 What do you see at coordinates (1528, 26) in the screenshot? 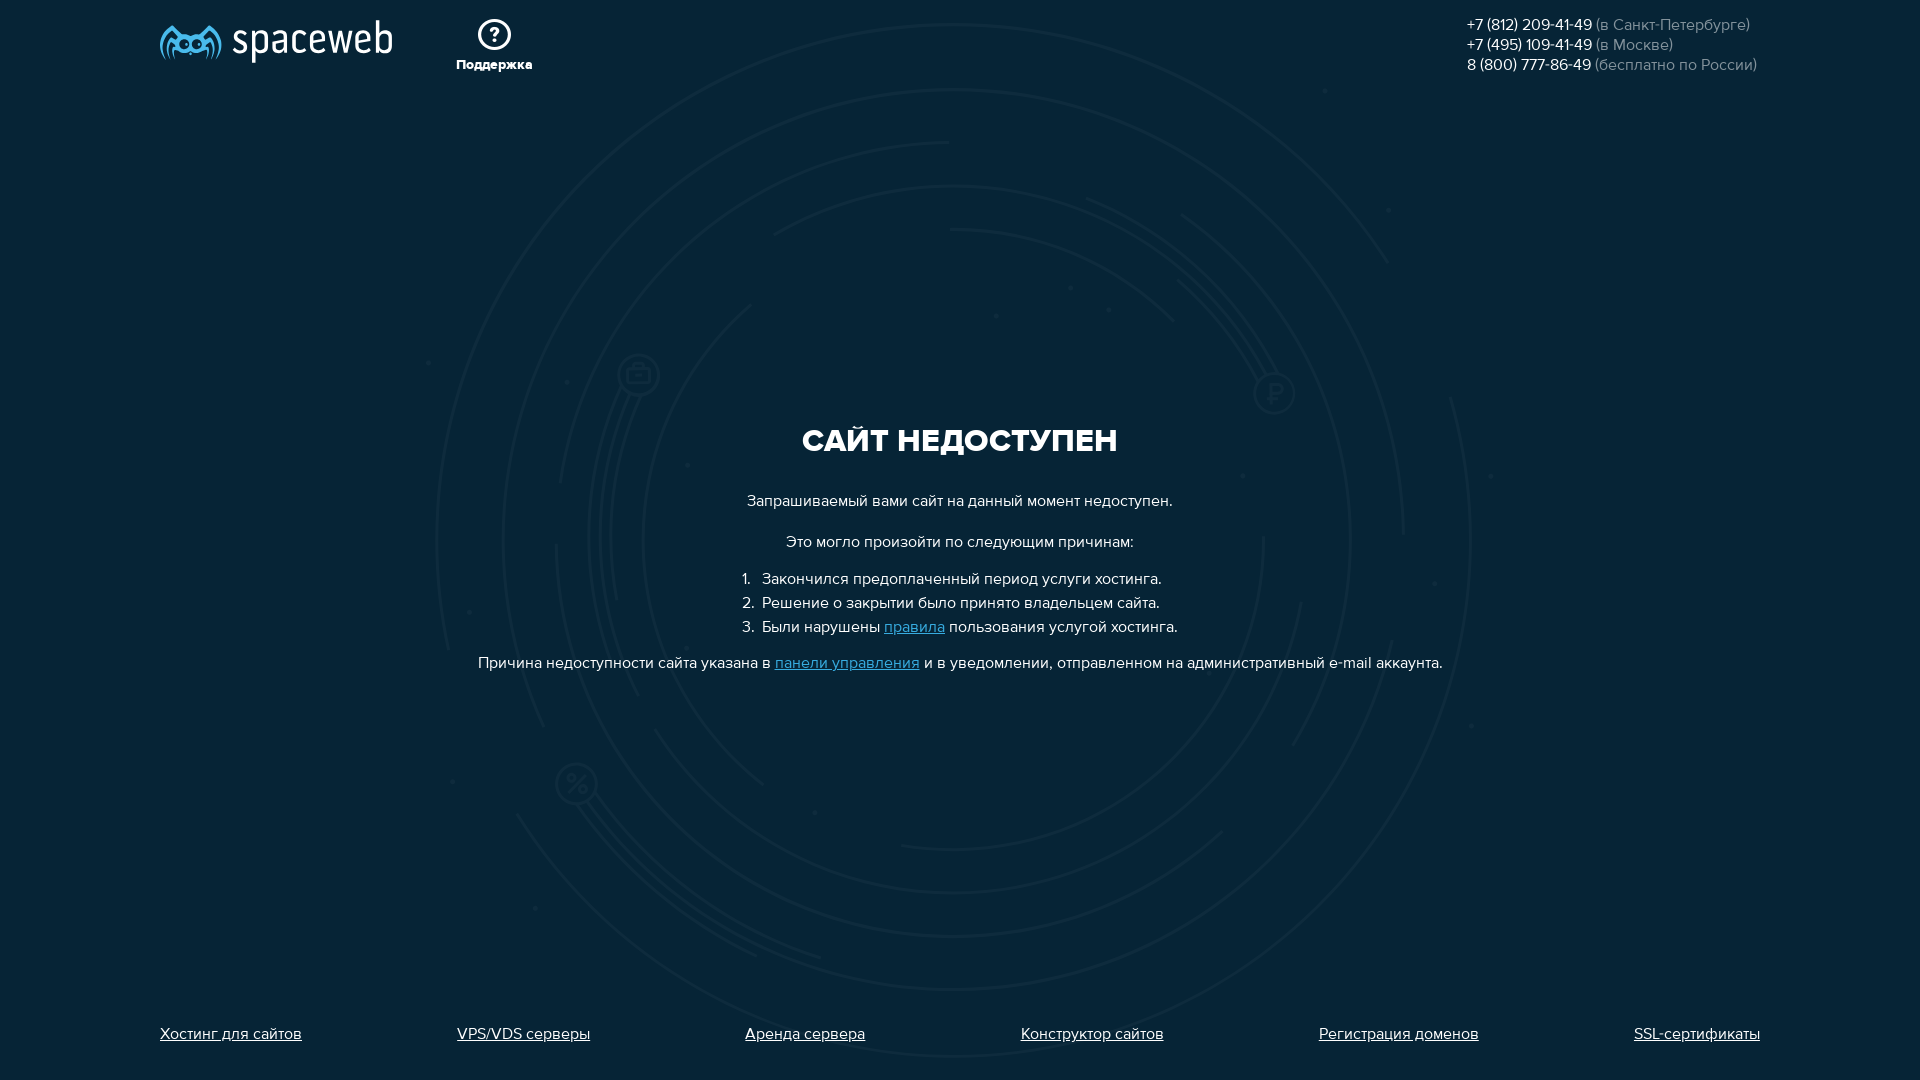
I see `'+7 (812) 209-41-49'` at bounding box center [1528, 26].